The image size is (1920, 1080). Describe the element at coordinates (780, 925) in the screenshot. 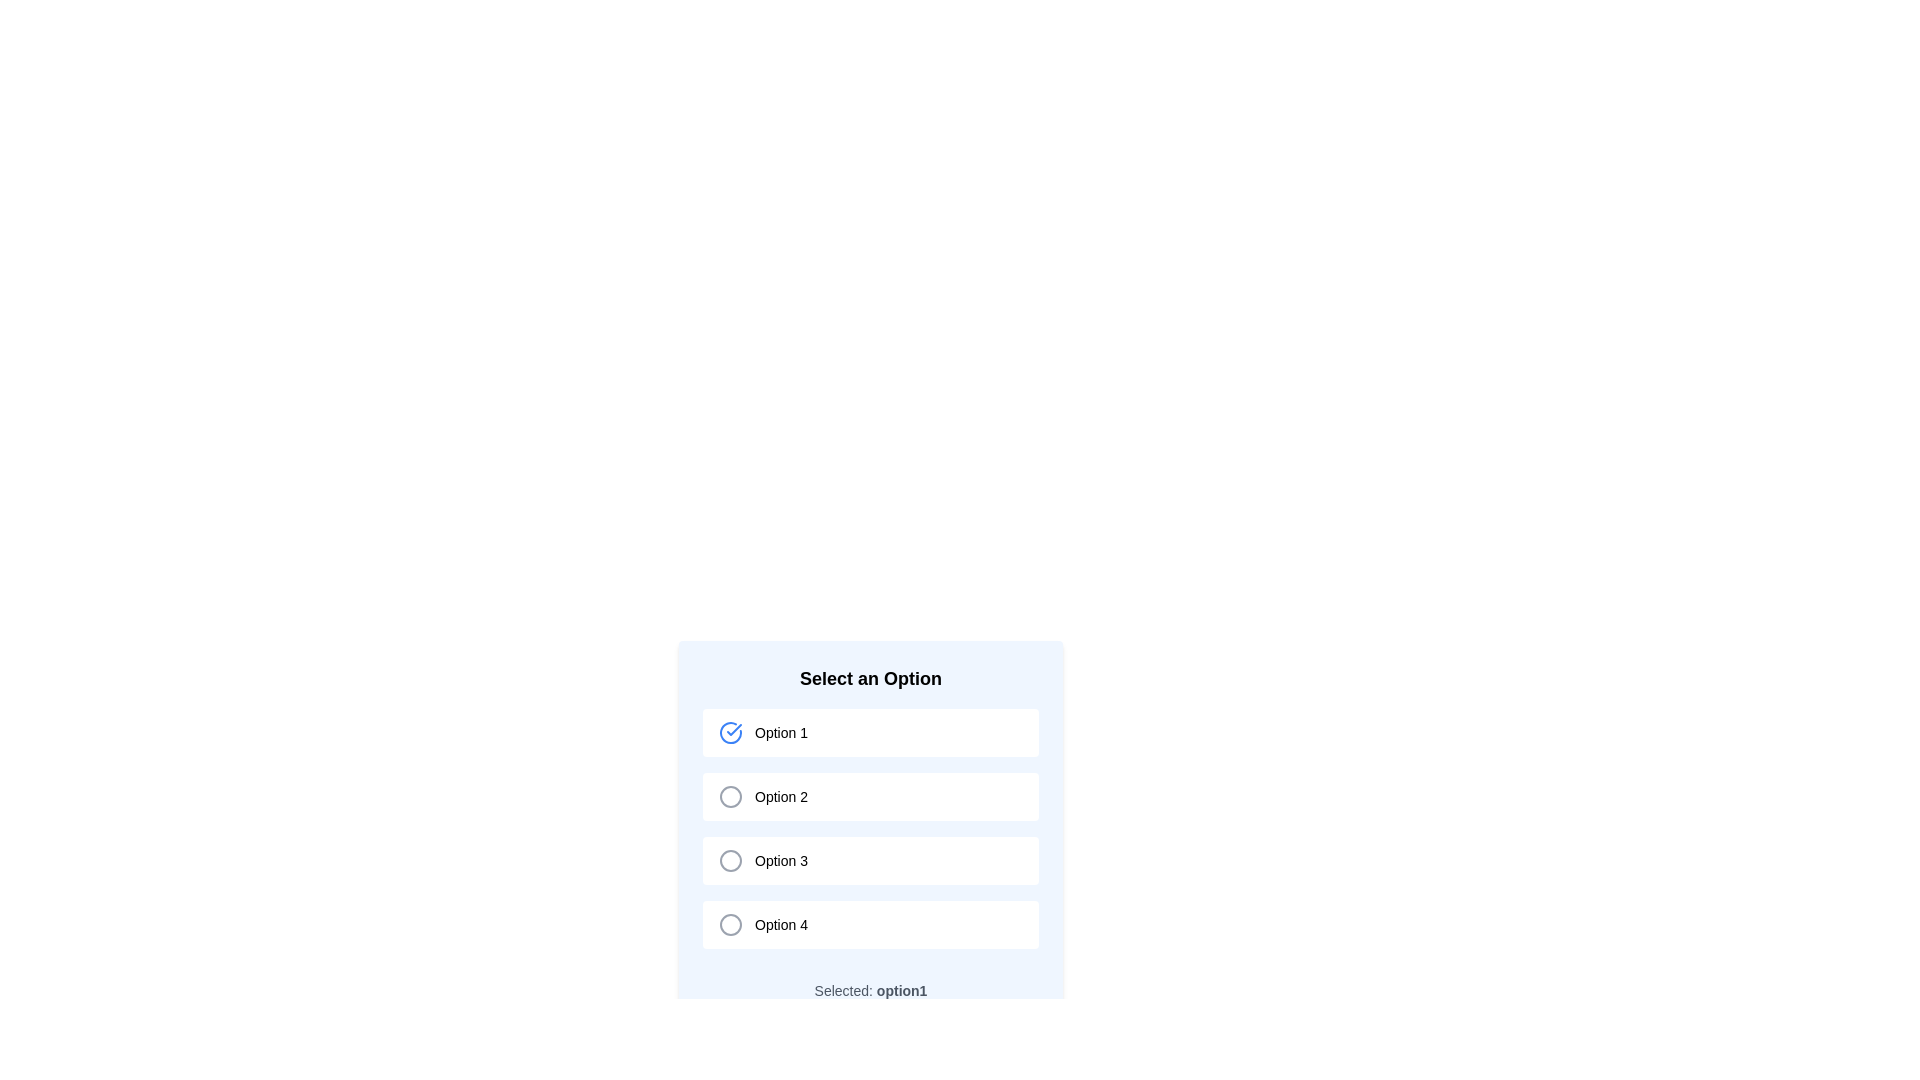

I see `the label displaying 'Option 4' located in the fourth row of a vertically stacked selection list` at that location.